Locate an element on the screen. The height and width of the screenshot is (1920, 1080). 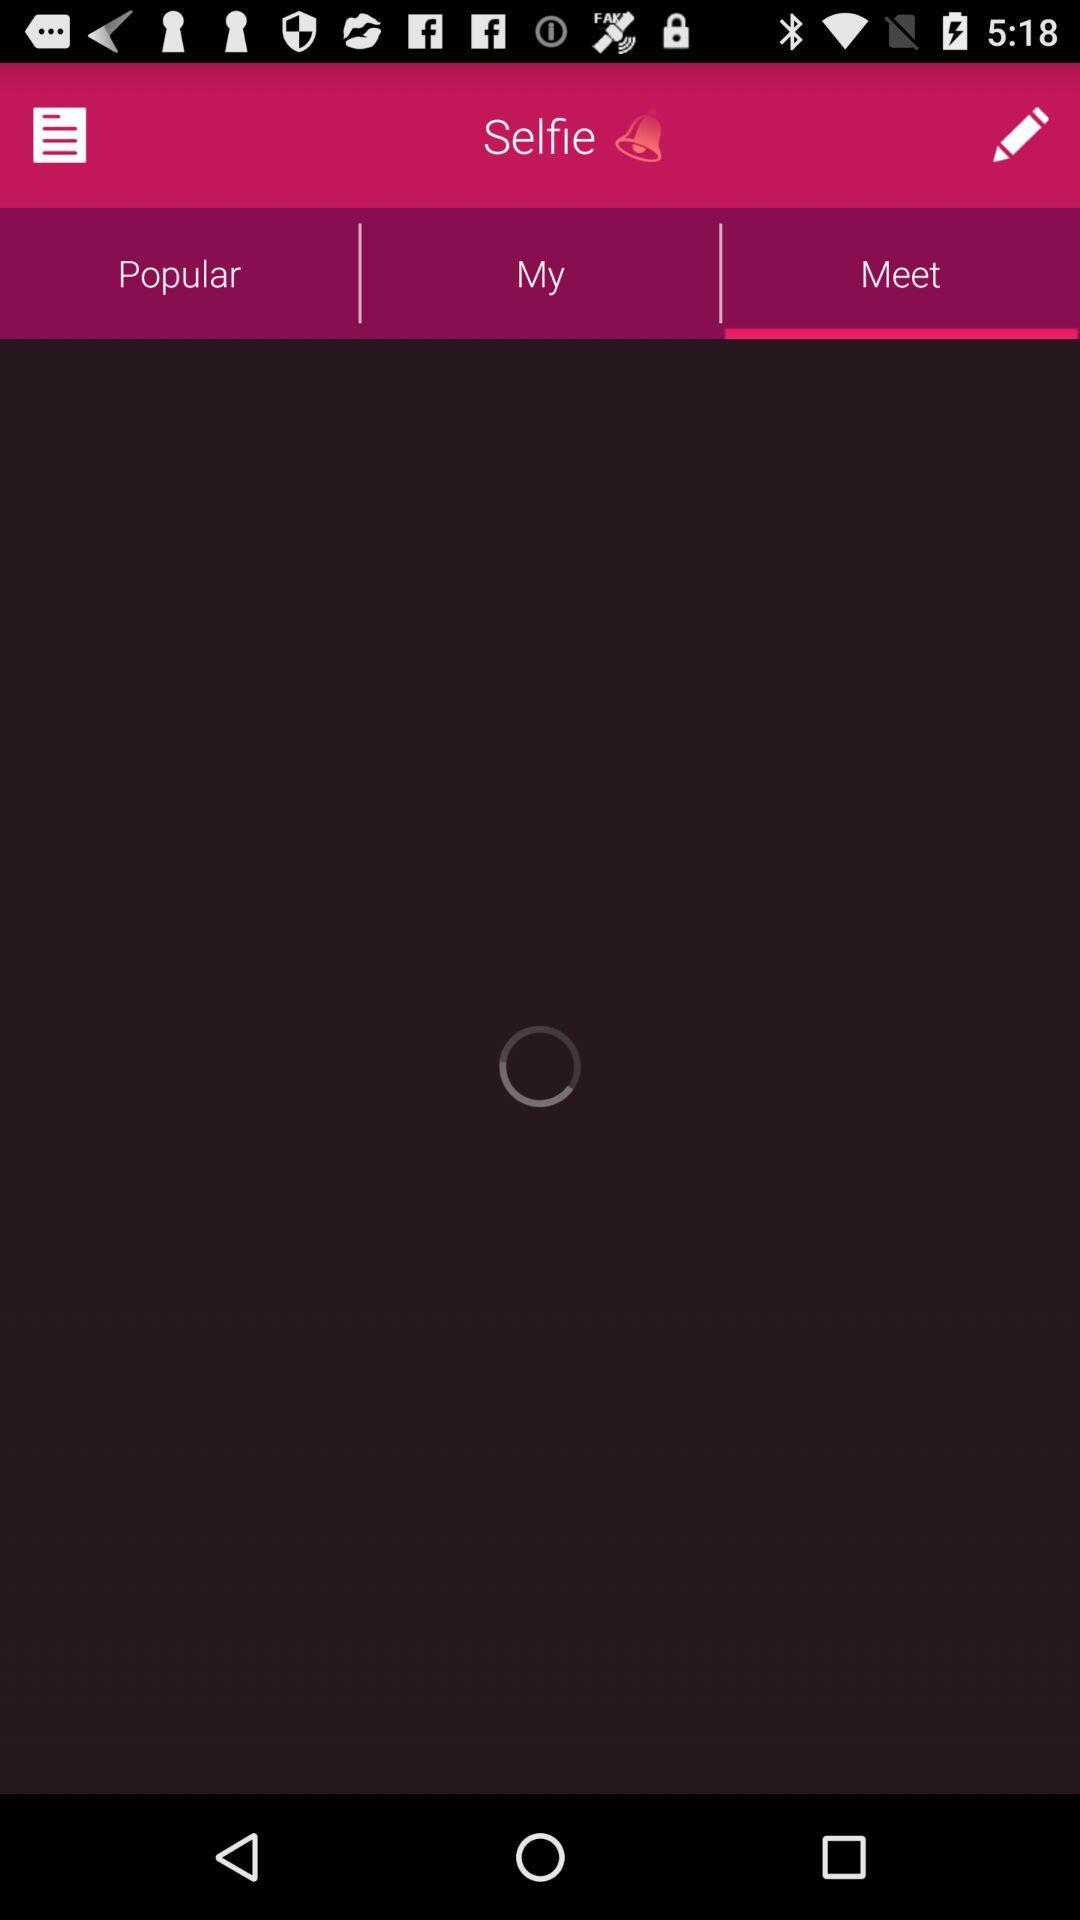
the edit icon is located at coordinates (1020, 143).